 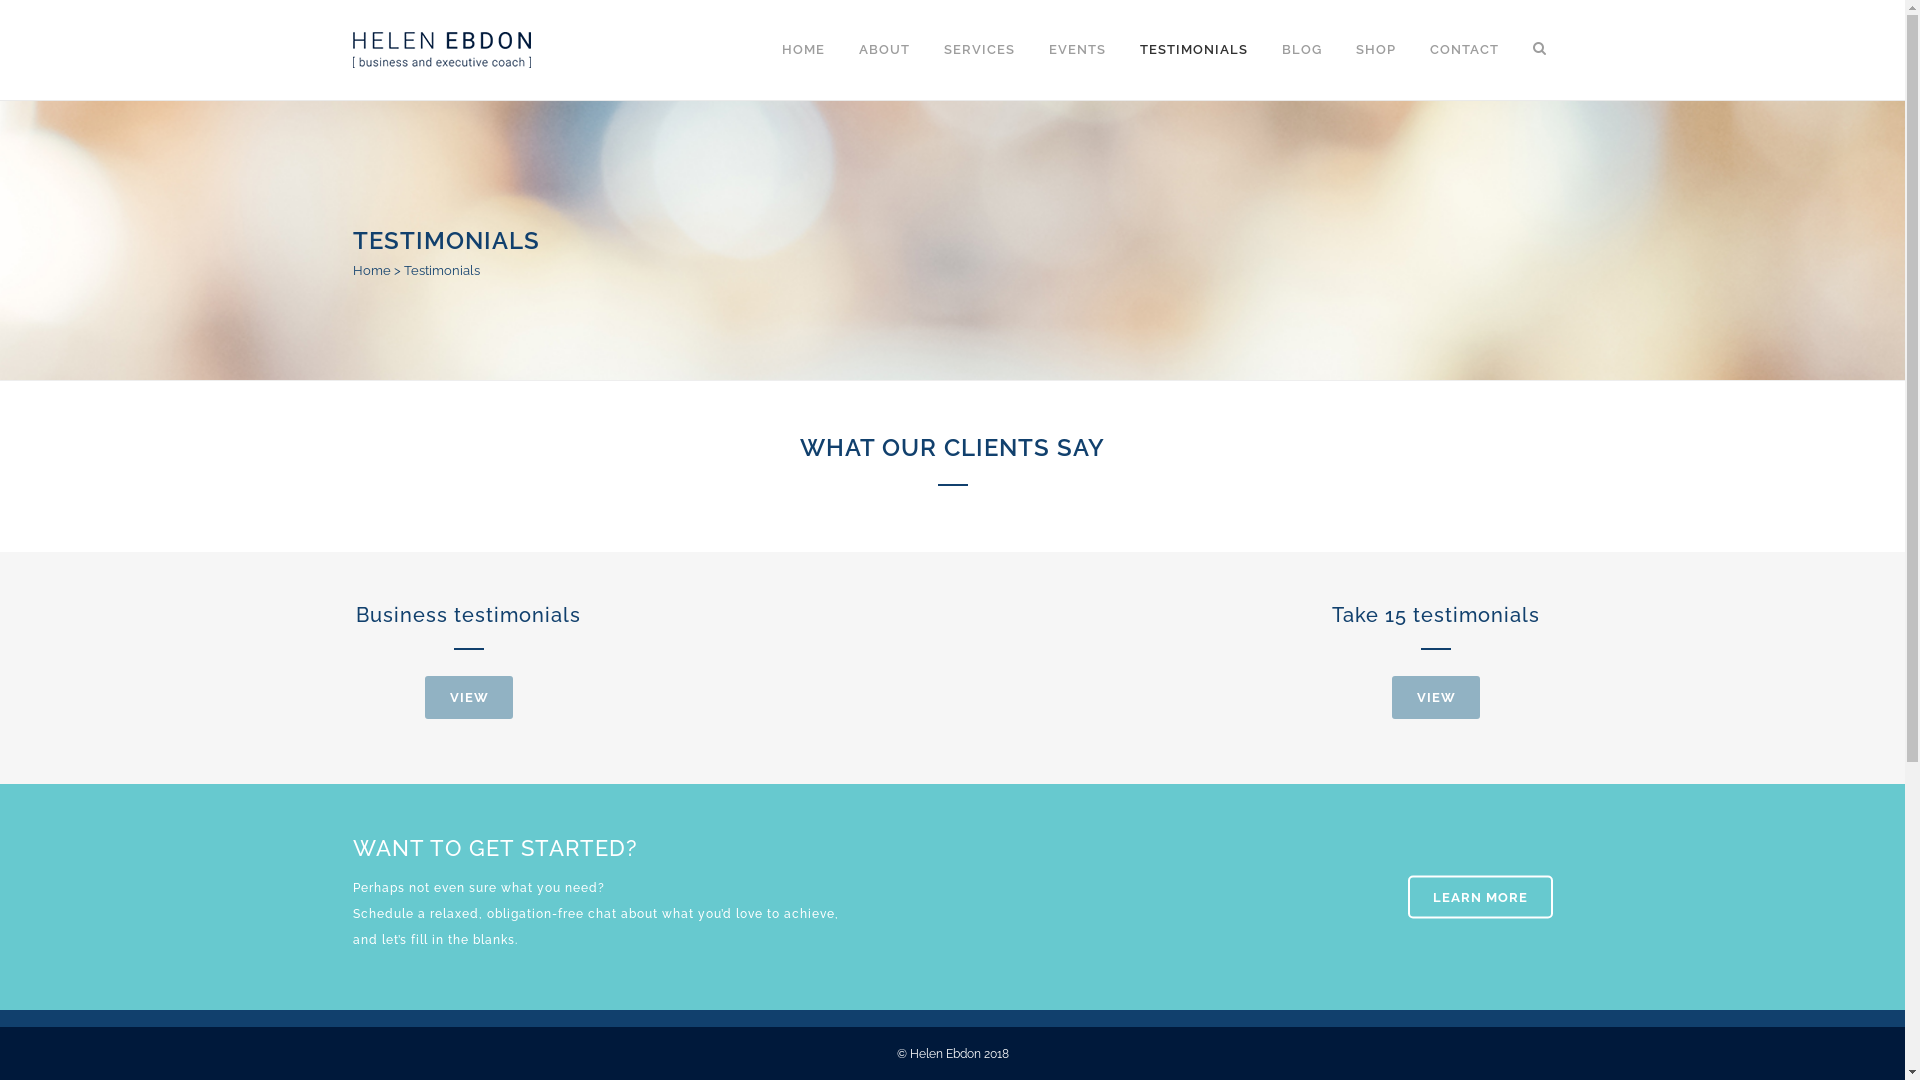 I want to click on 'Events', so click(x=993, y=741).